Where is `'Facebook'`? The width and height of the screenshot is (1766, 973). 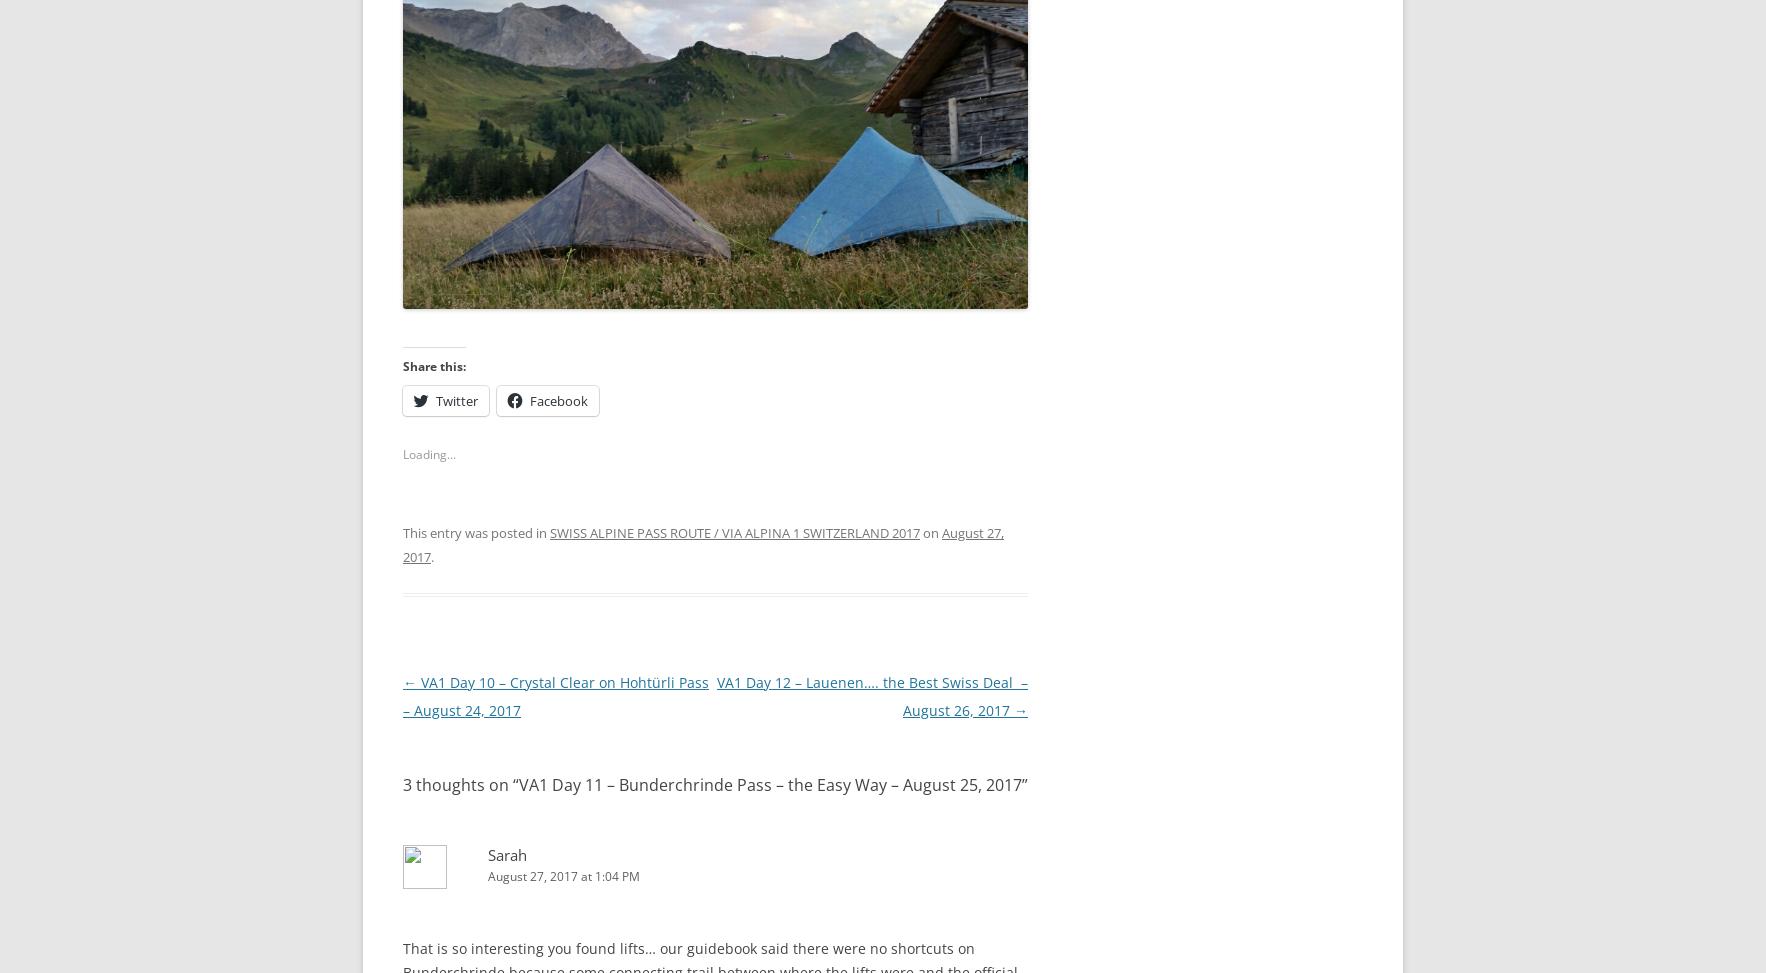 'Facebook' is located at coordinates (558, 399).